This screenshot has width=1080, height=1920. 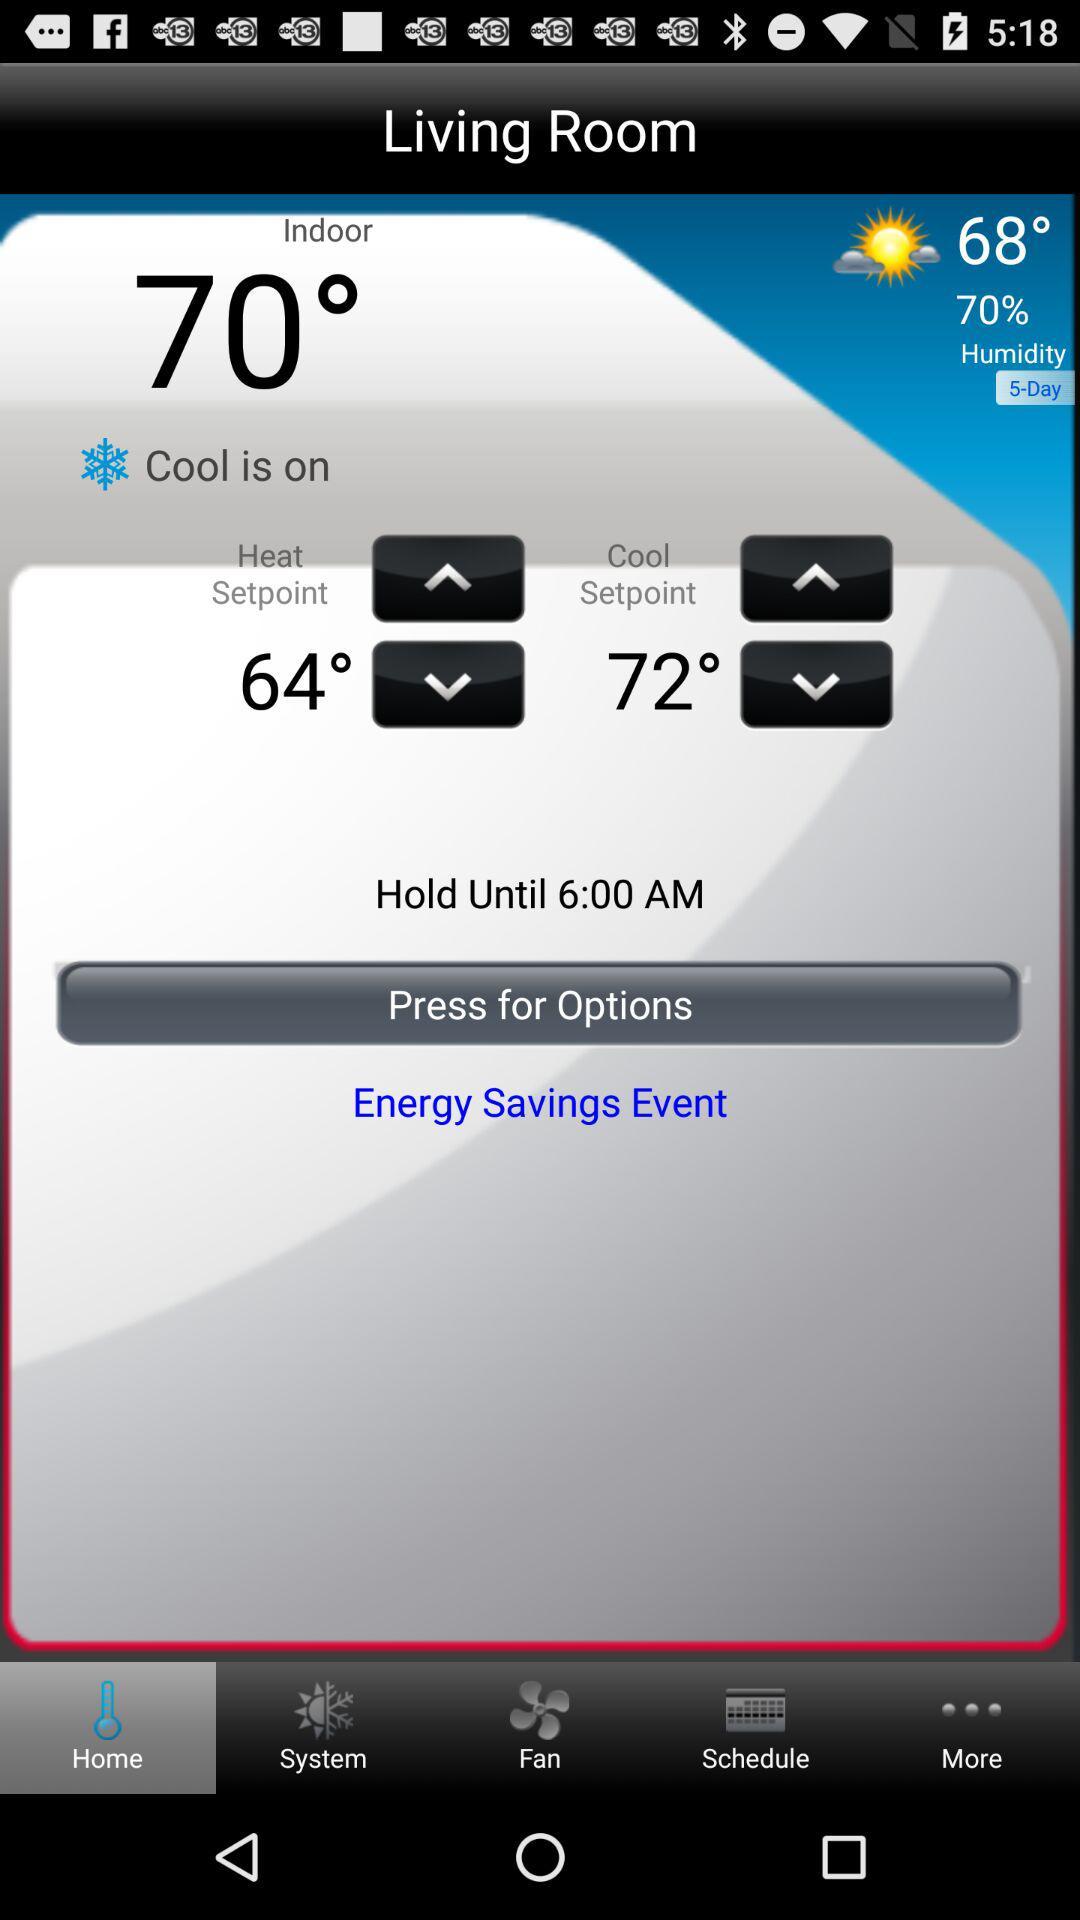 I want to click on the button next to the heat setpoint, so click(x=446, y=578).